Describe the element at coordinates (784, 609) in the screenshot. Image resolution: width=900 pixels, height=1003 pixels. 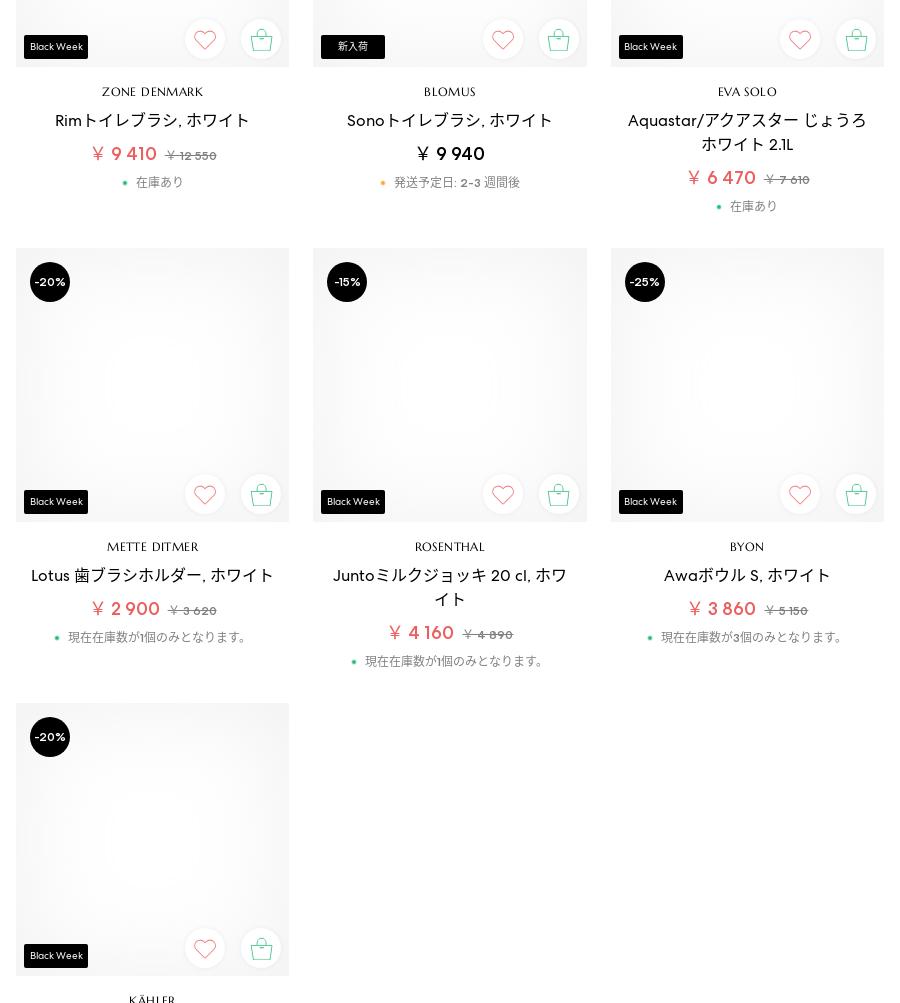
I see `'￥ 5 150'` at that location.